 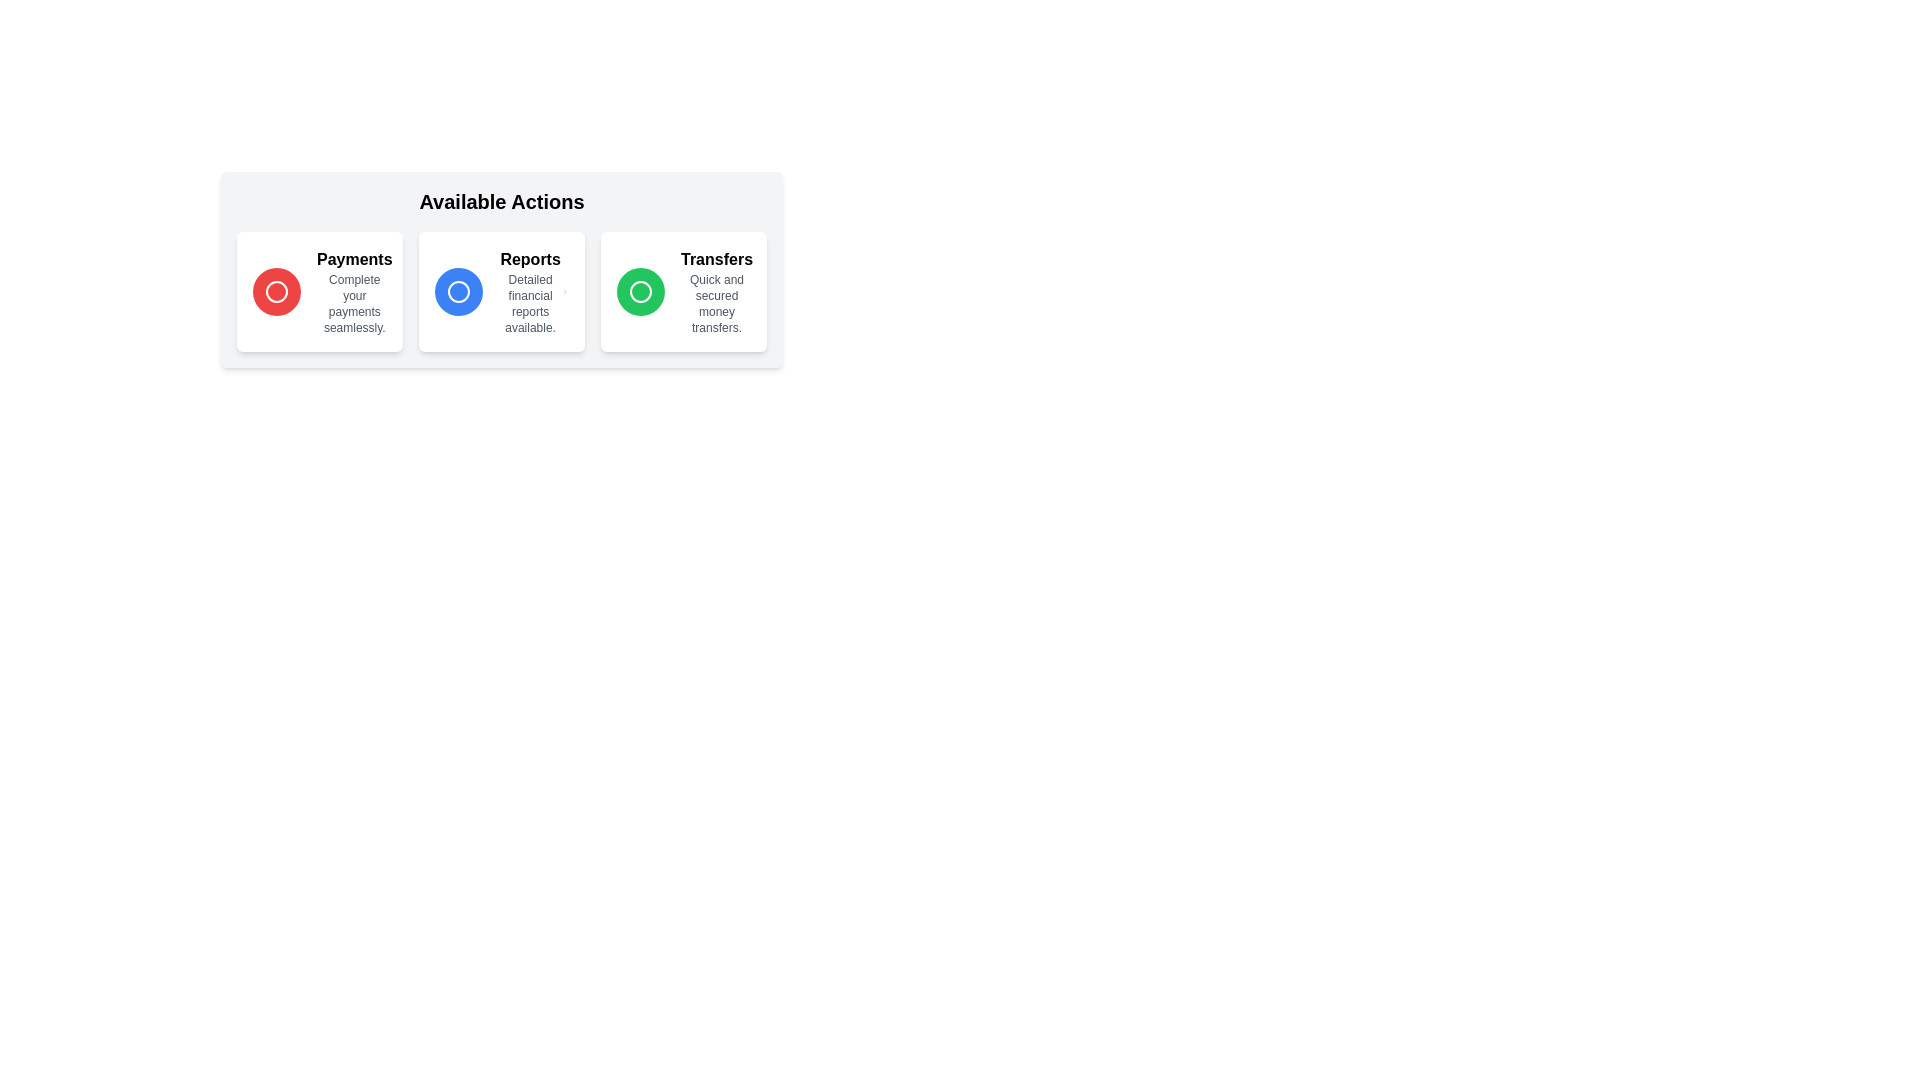 What do you see at coordinates (641, 292) in the screenshot?
I see `the circular icon with a thick white outline on a green background, which is centered within the 'Transfers' button, part of a group of three buttons labeled 'Payments,' 'Reports,' and 'Transfers.'` at bounding box center [641, 292].